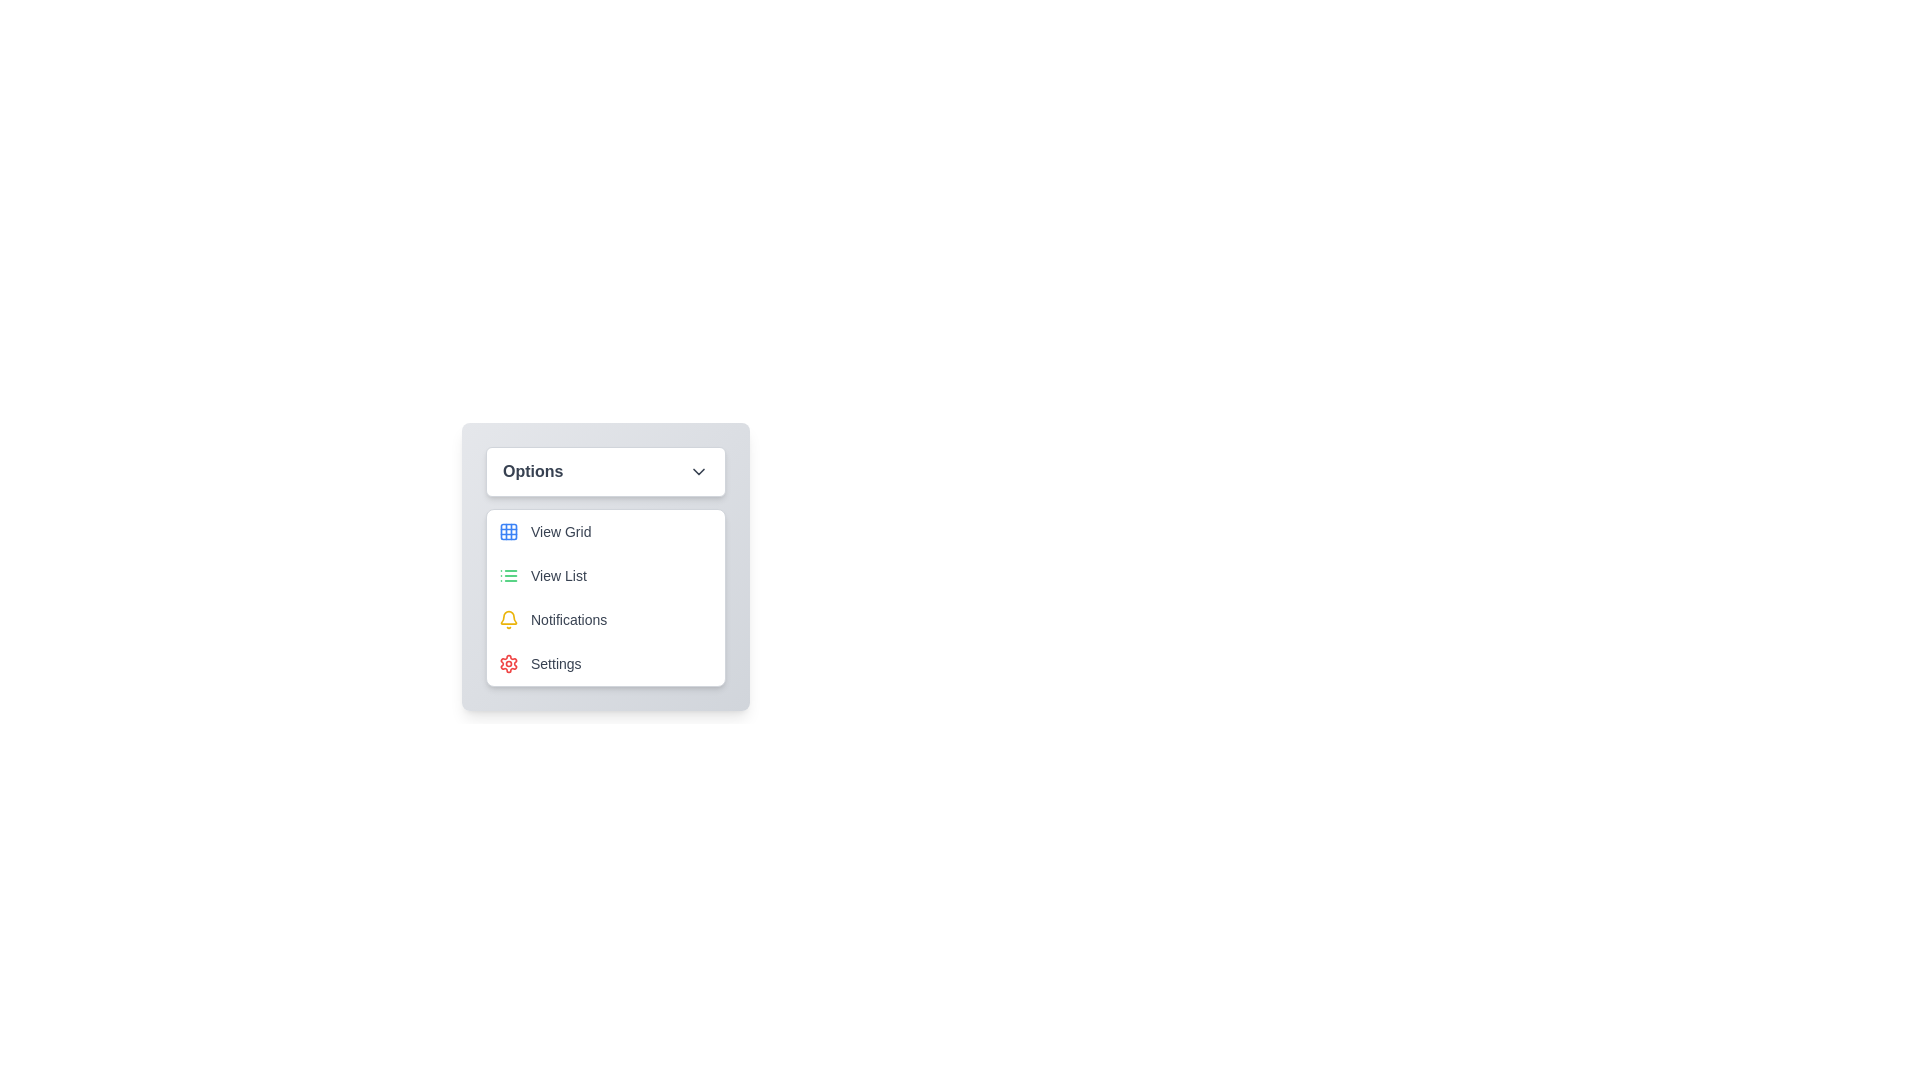 The image size is (1920, 1080). Describe the element at coordinates (508, 531) in the screenshot. I see `the grid icon, which is the leftmost item` at that location.